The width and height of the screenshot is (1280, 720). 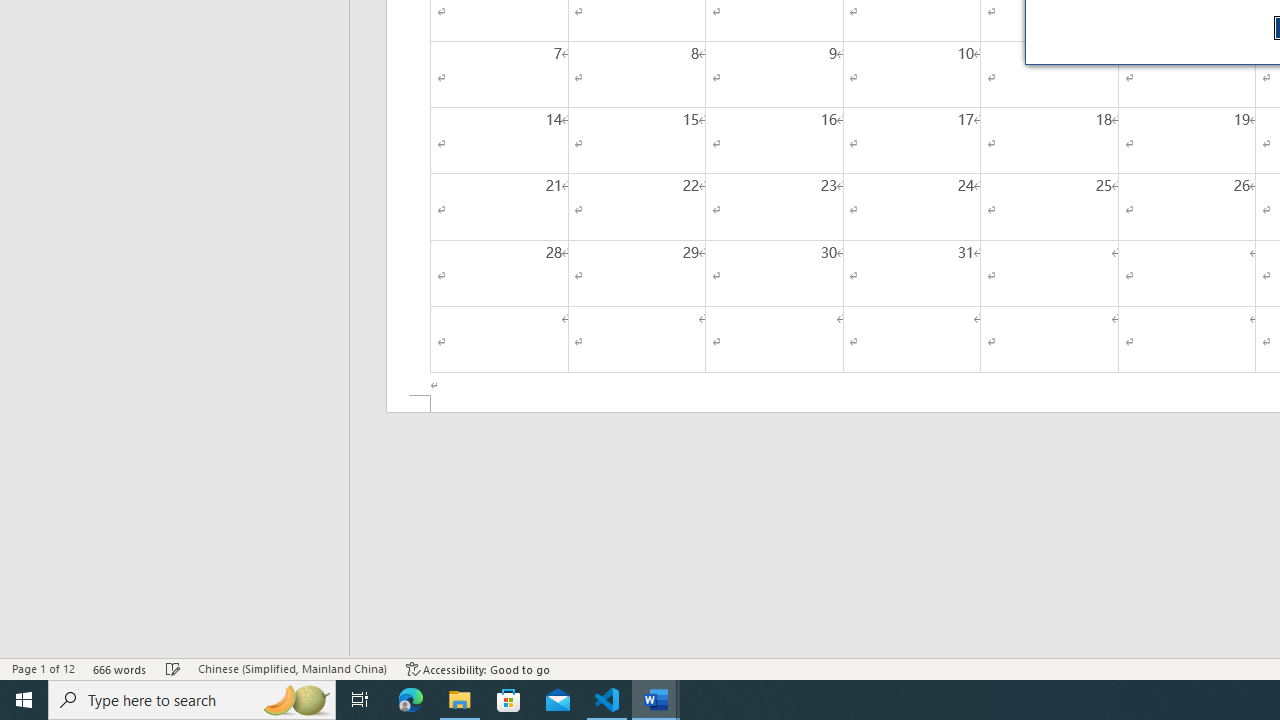 I want to click on 'Language Chinese (Simplified, Mainland China)', so click(x=291, y=669).